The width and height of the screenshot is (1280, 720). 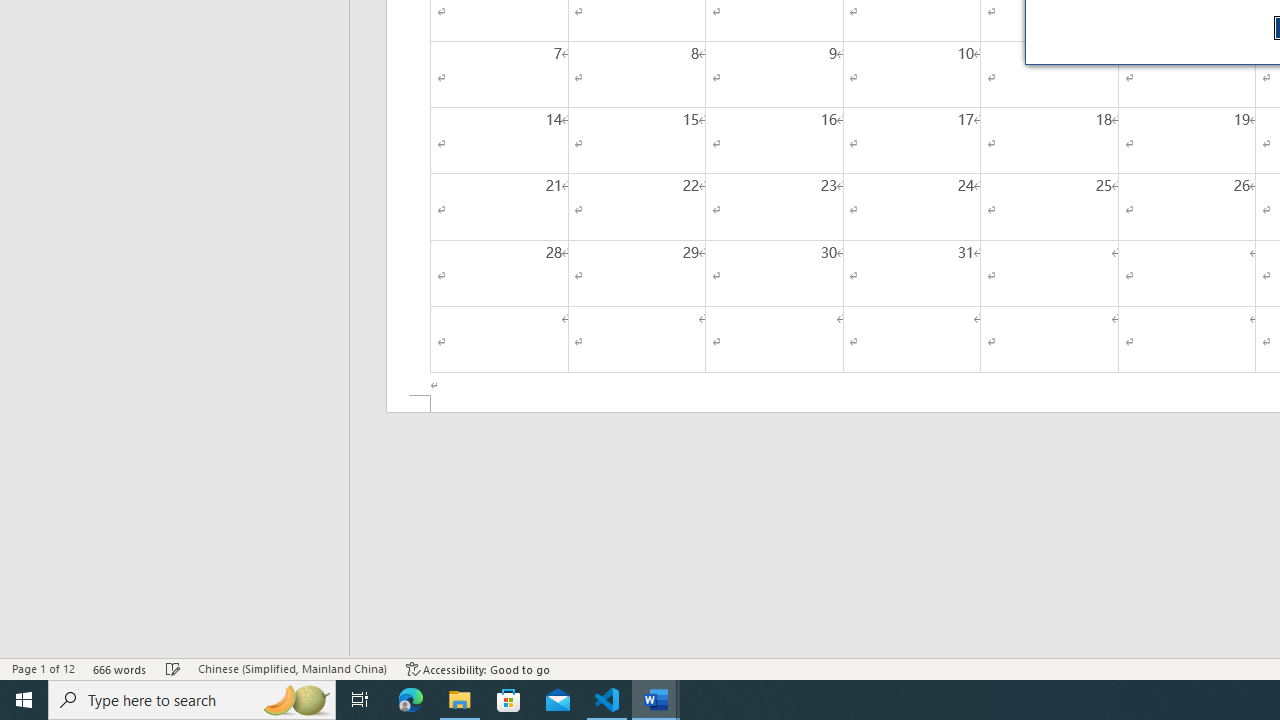 I want to click on 'Language Chinese (Simplified, Mainland China)', so click(x=291, y=669).